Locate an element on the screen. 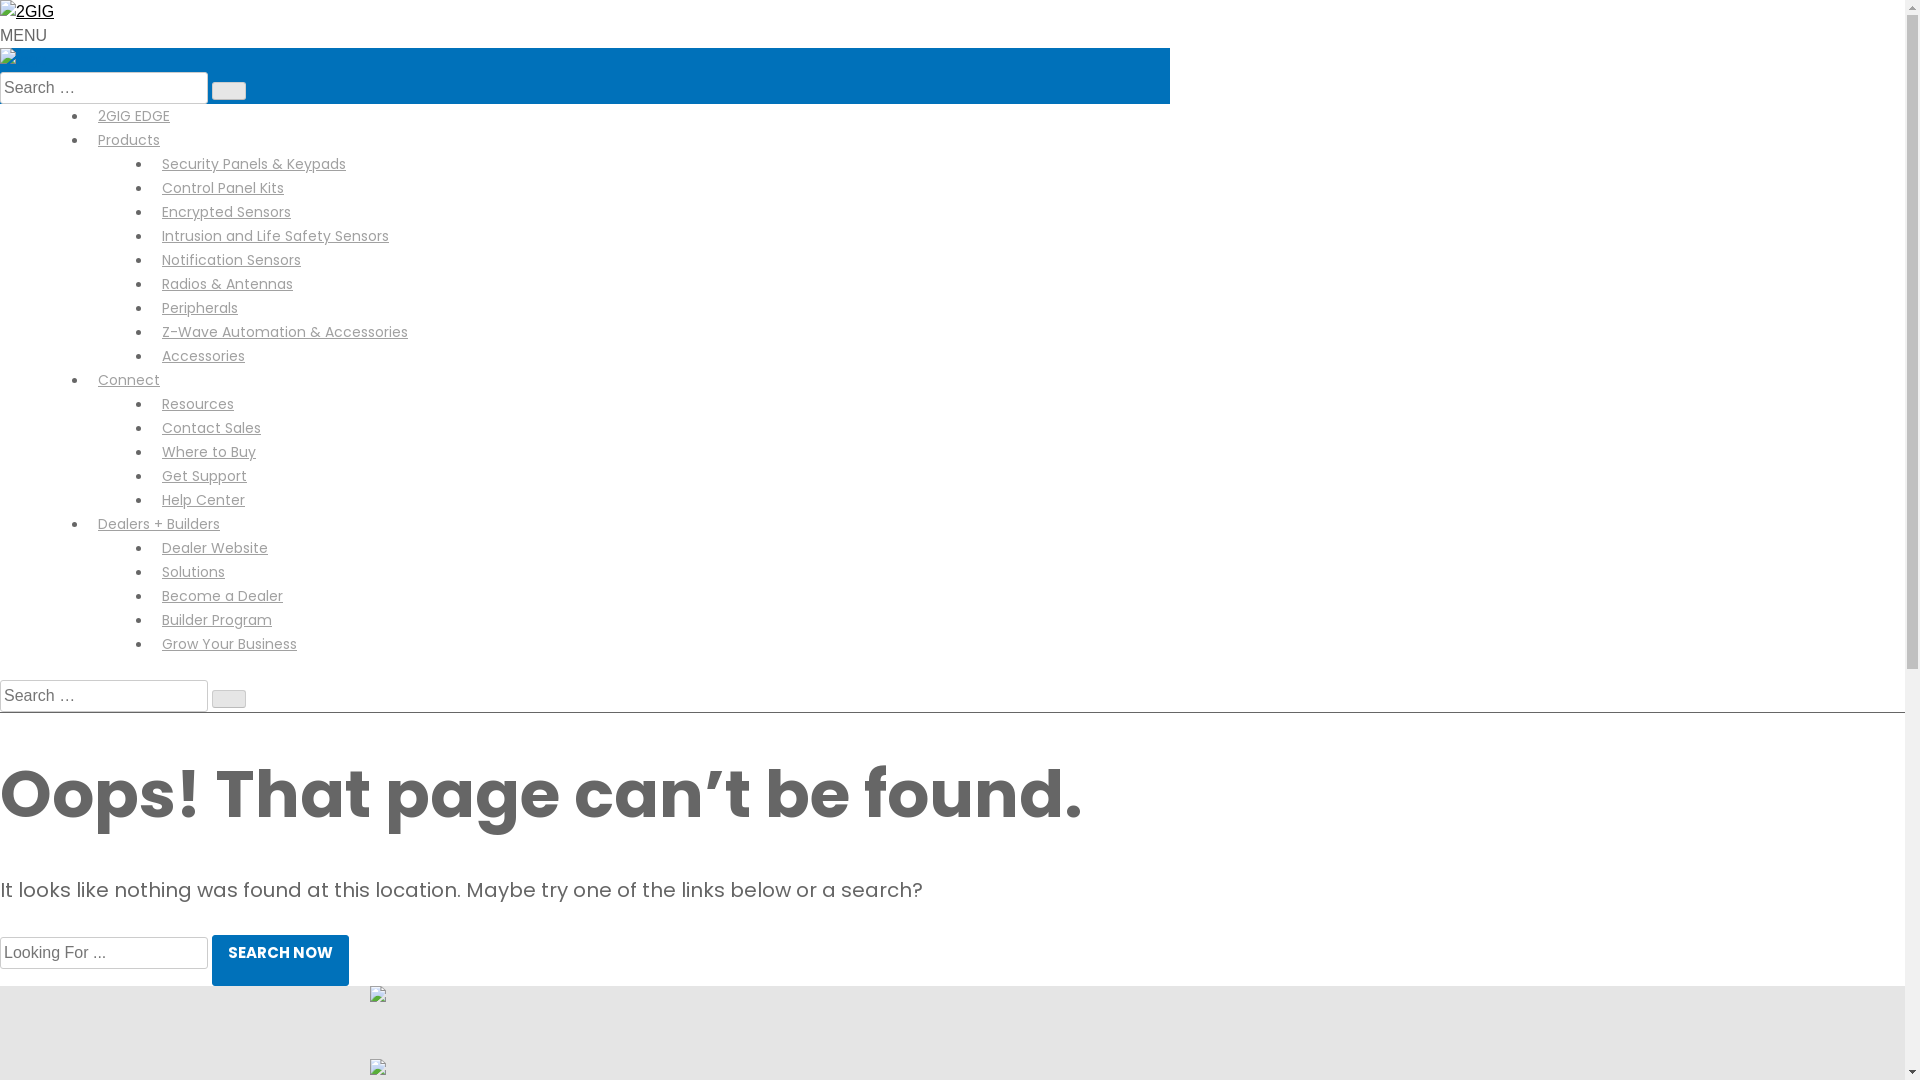 The height and width of the screenshot is (1080, 1920). 'Security Panels & Keypads' is located at coordinates (151, 163).